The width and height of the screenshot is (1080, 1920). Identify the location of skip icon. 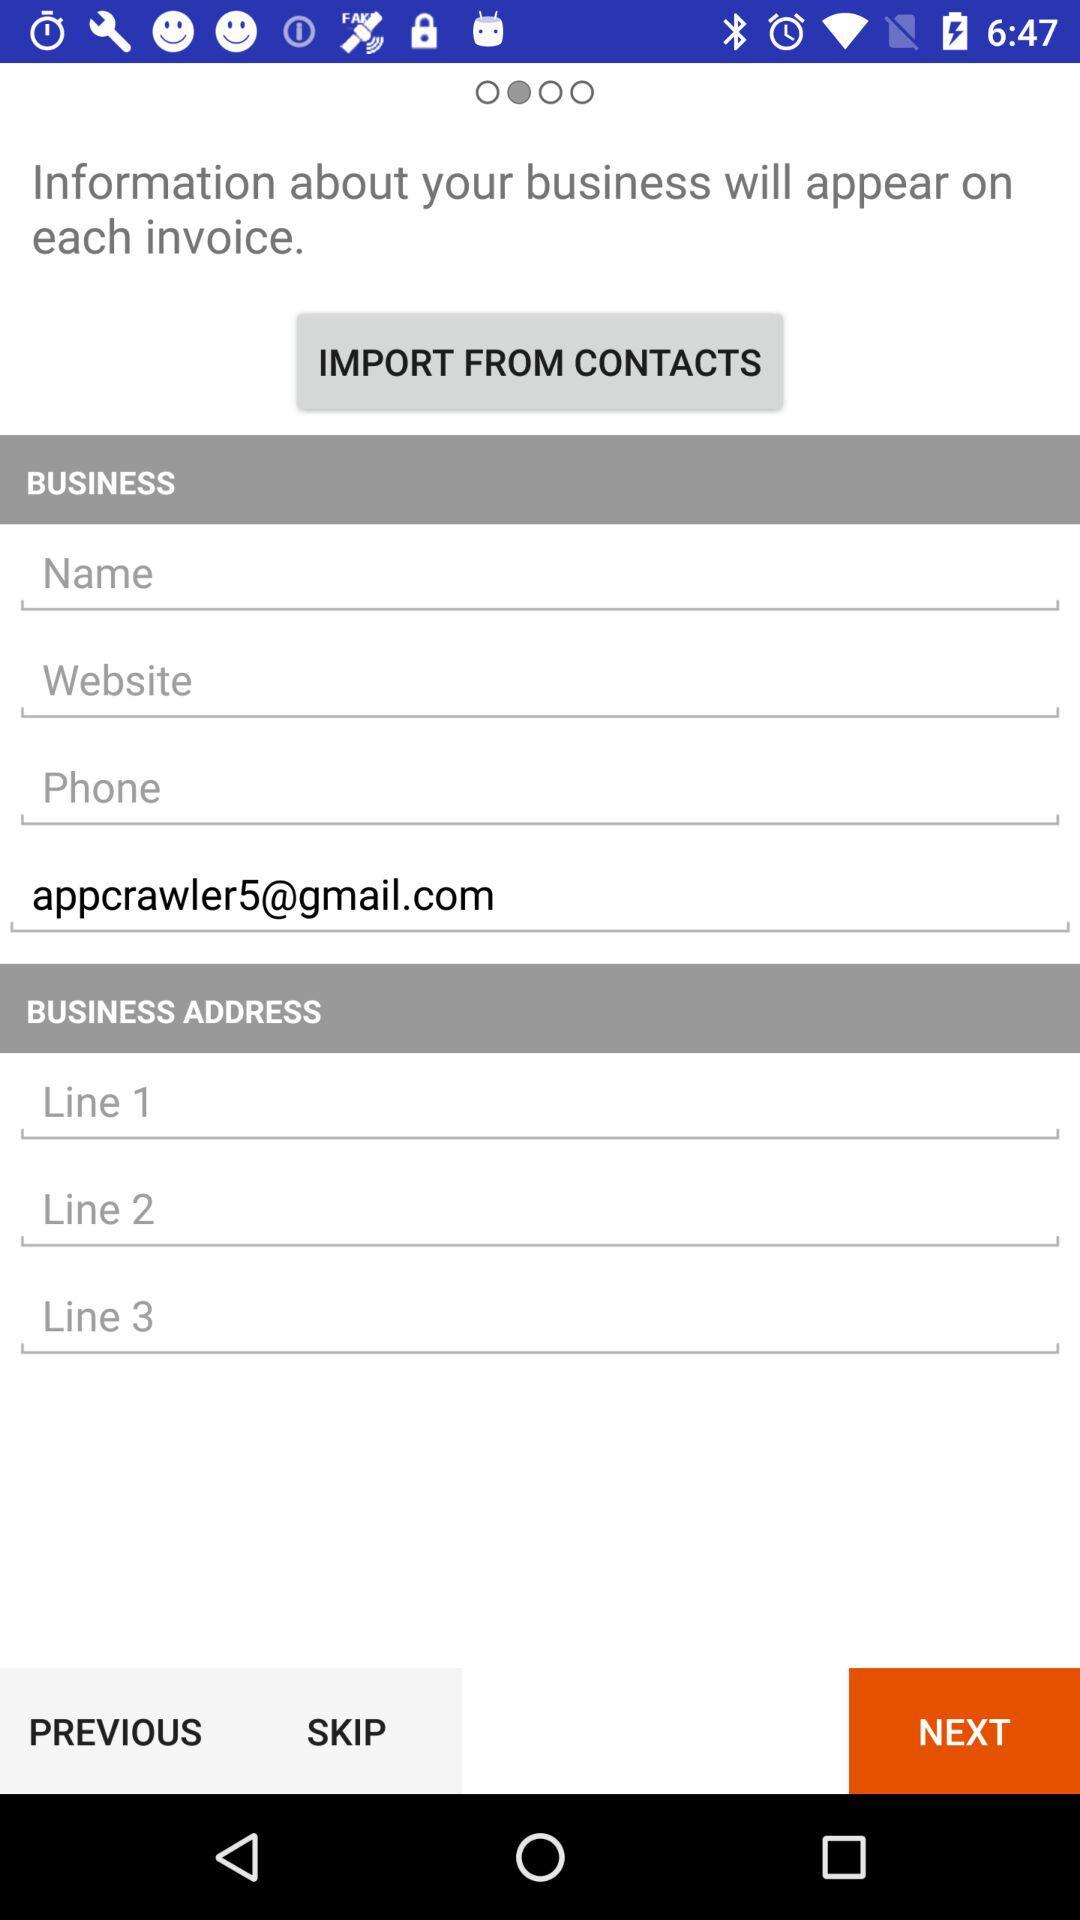
(345, 1730).